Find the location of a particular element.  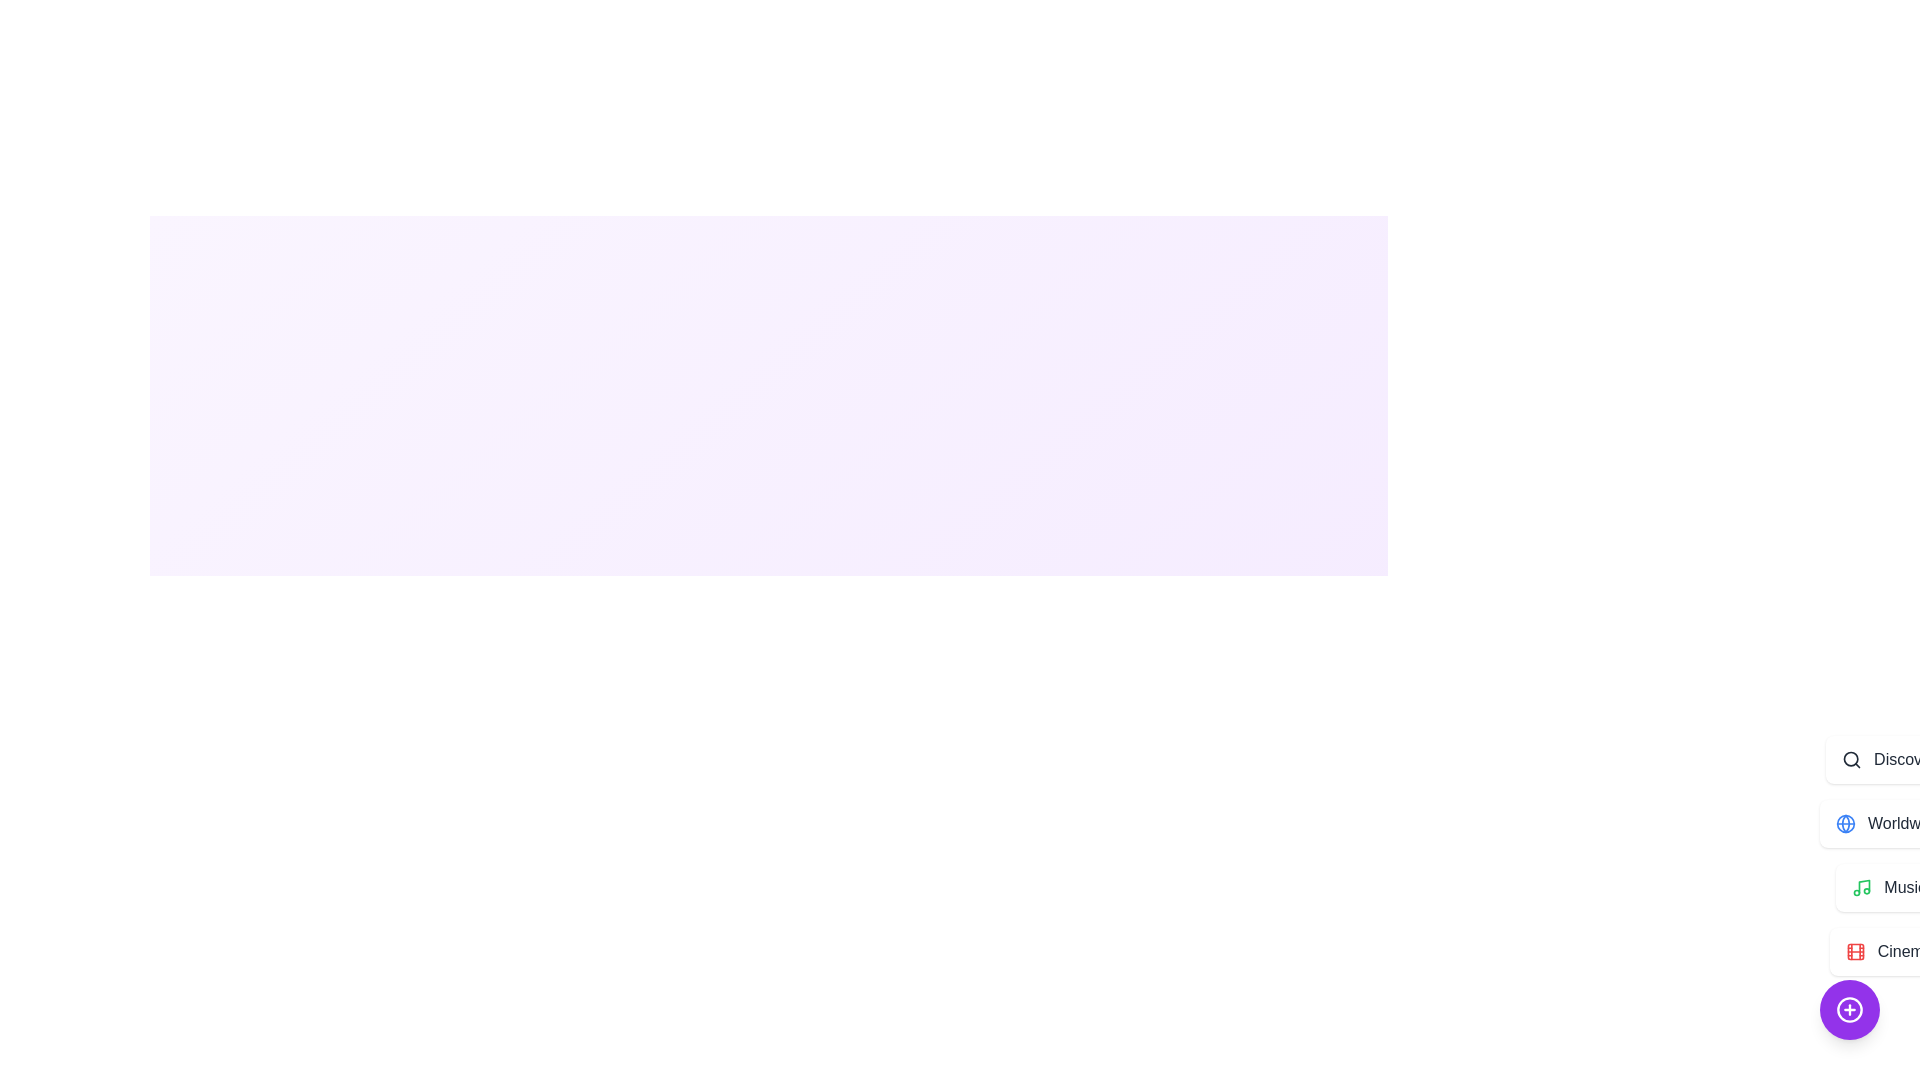

the circular button with the plus icon located at the bottom-right corner of the screen to toggle the menu visibility is located at coordinates (1848, 1010).